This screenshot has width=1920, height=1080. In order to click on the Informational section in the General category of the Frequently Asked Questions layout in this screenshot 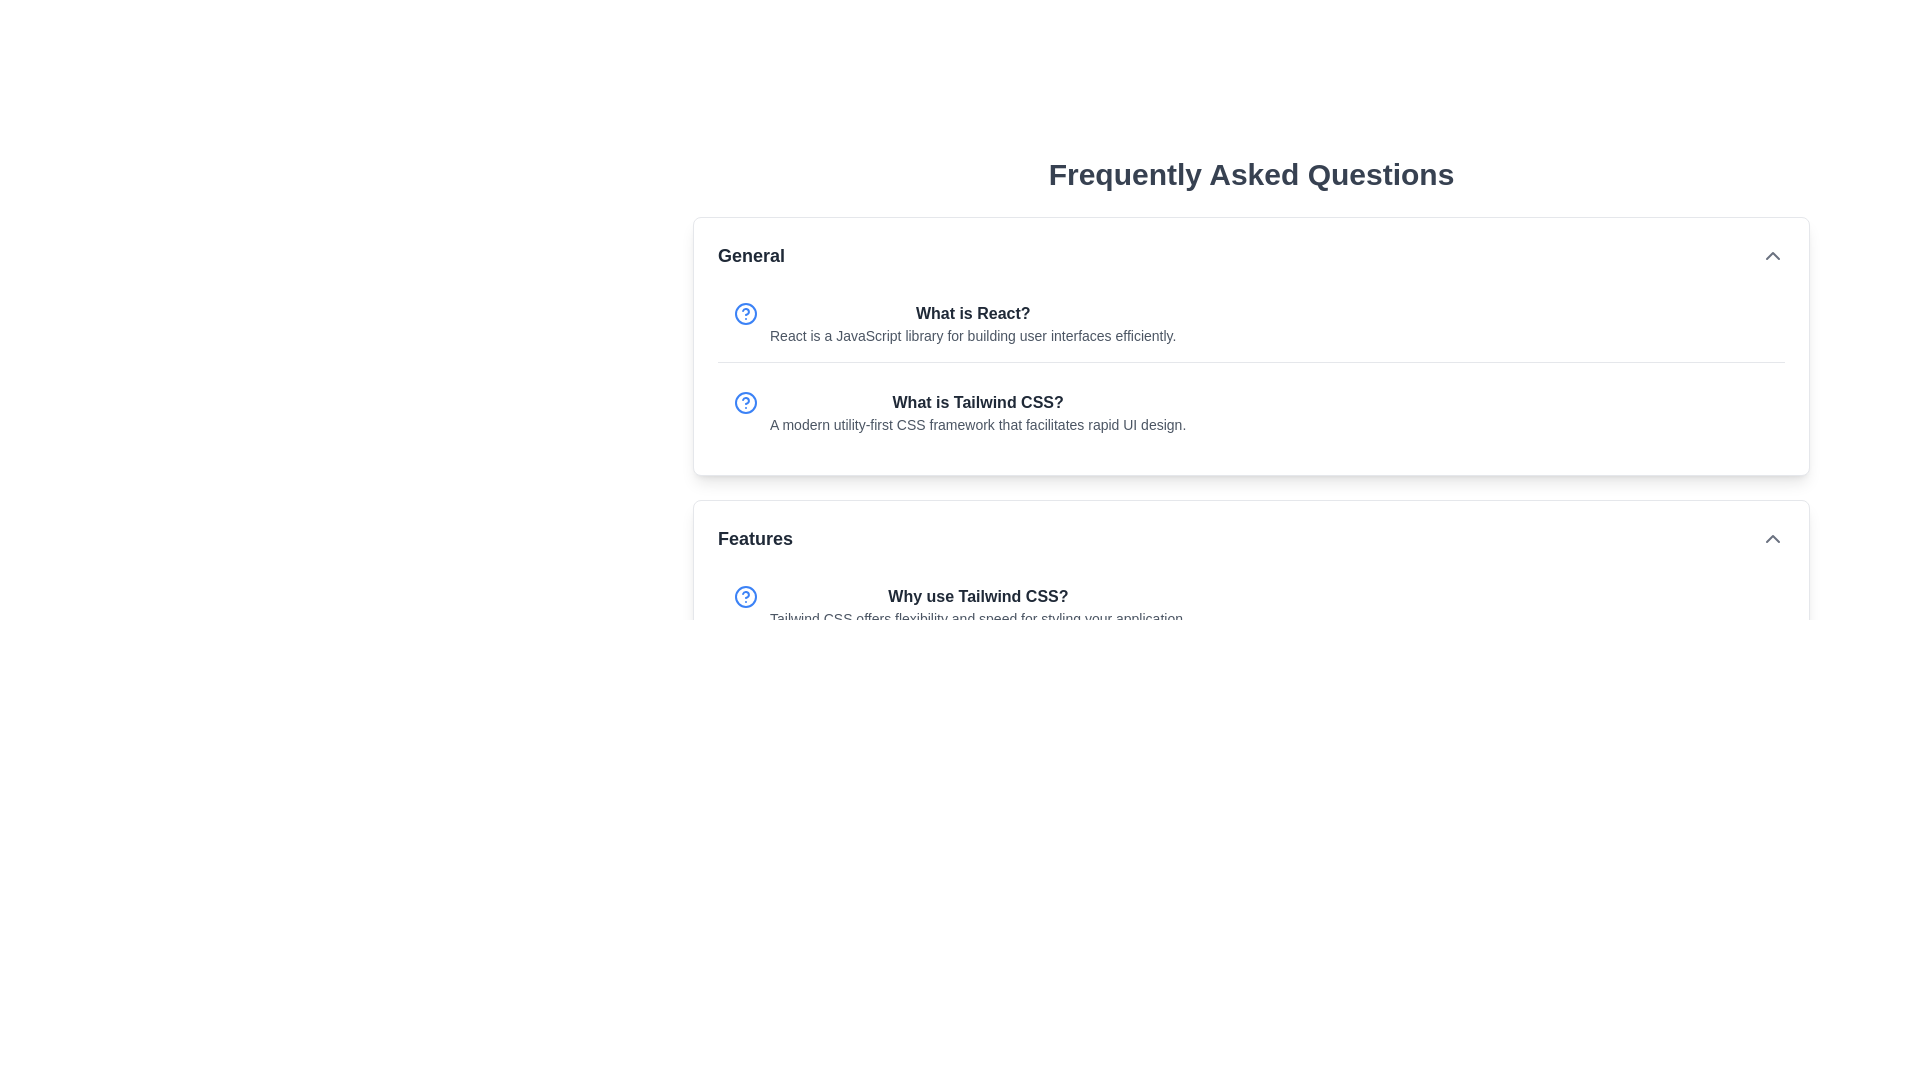, I will do `click(1250, 323)`.